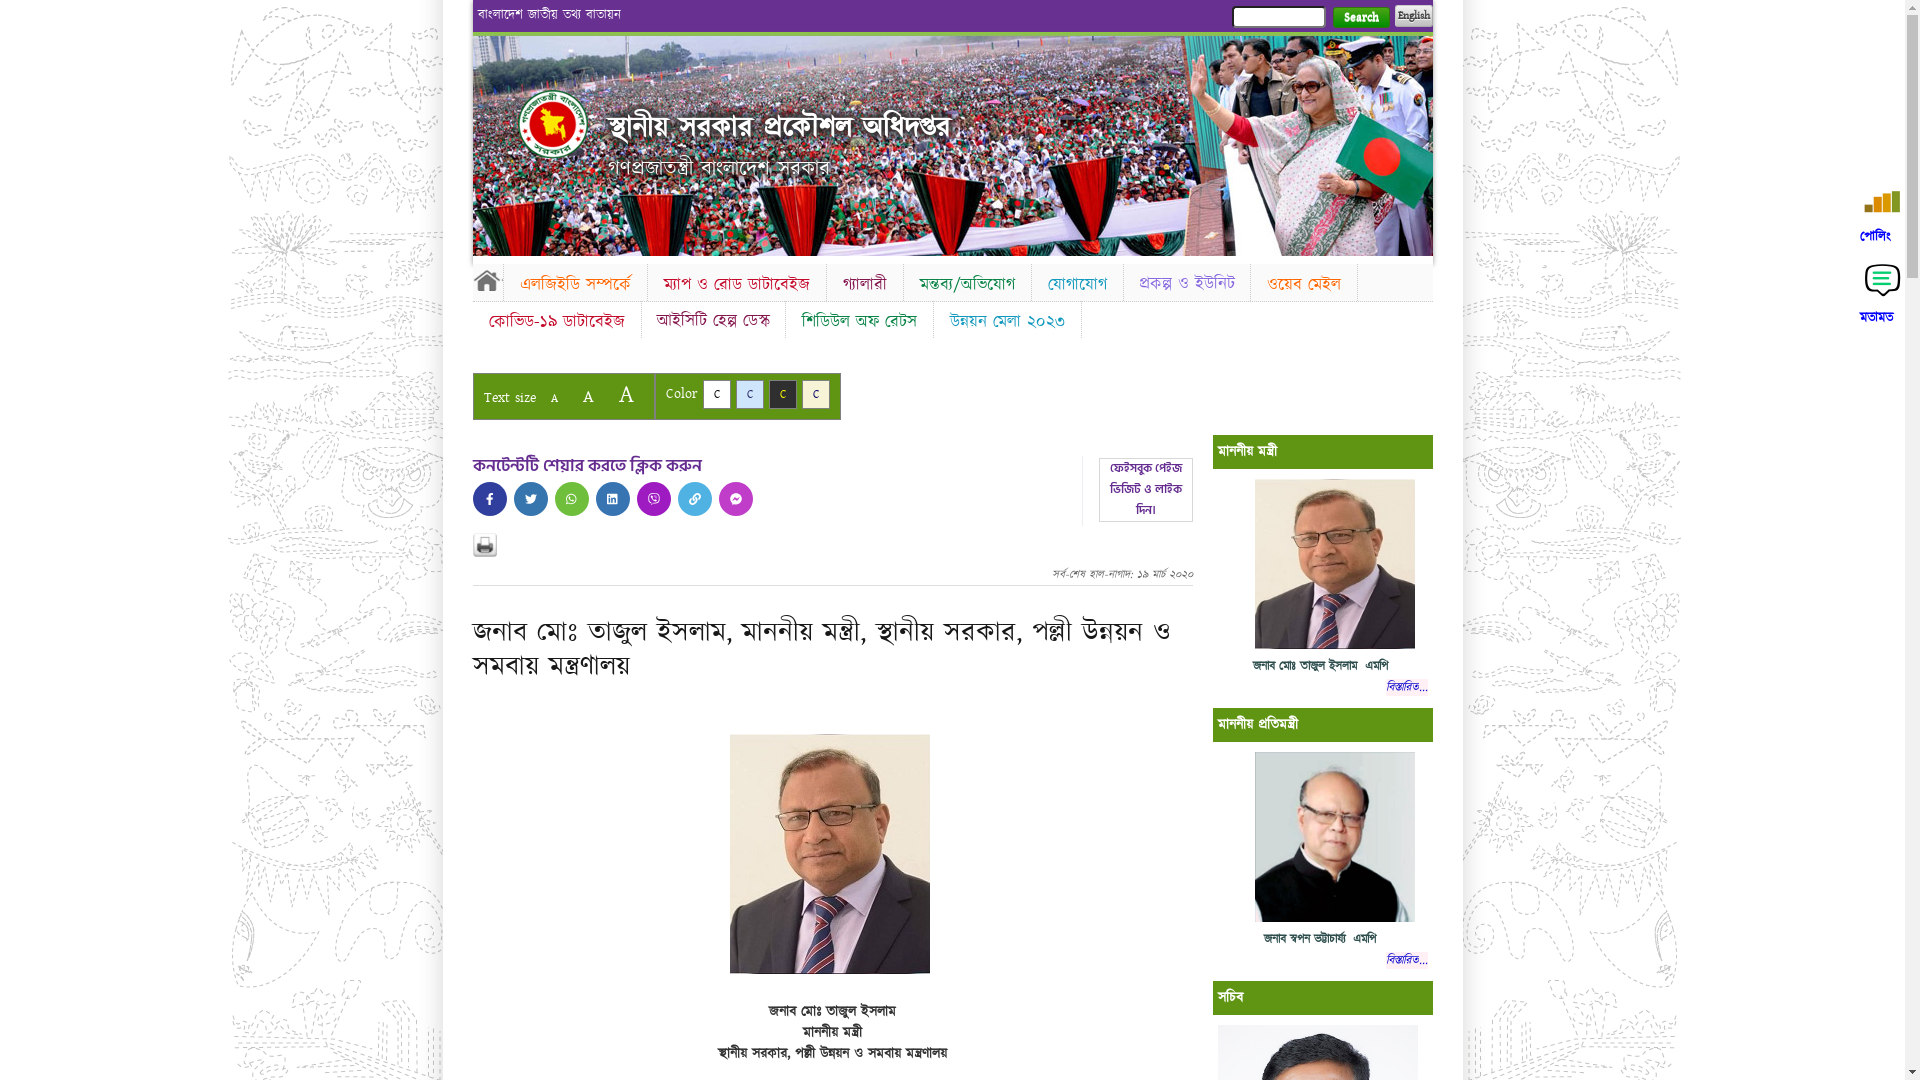  Describe the element at coordinates (1360, 17) in the screenshot. I see `'Search'` at that location.